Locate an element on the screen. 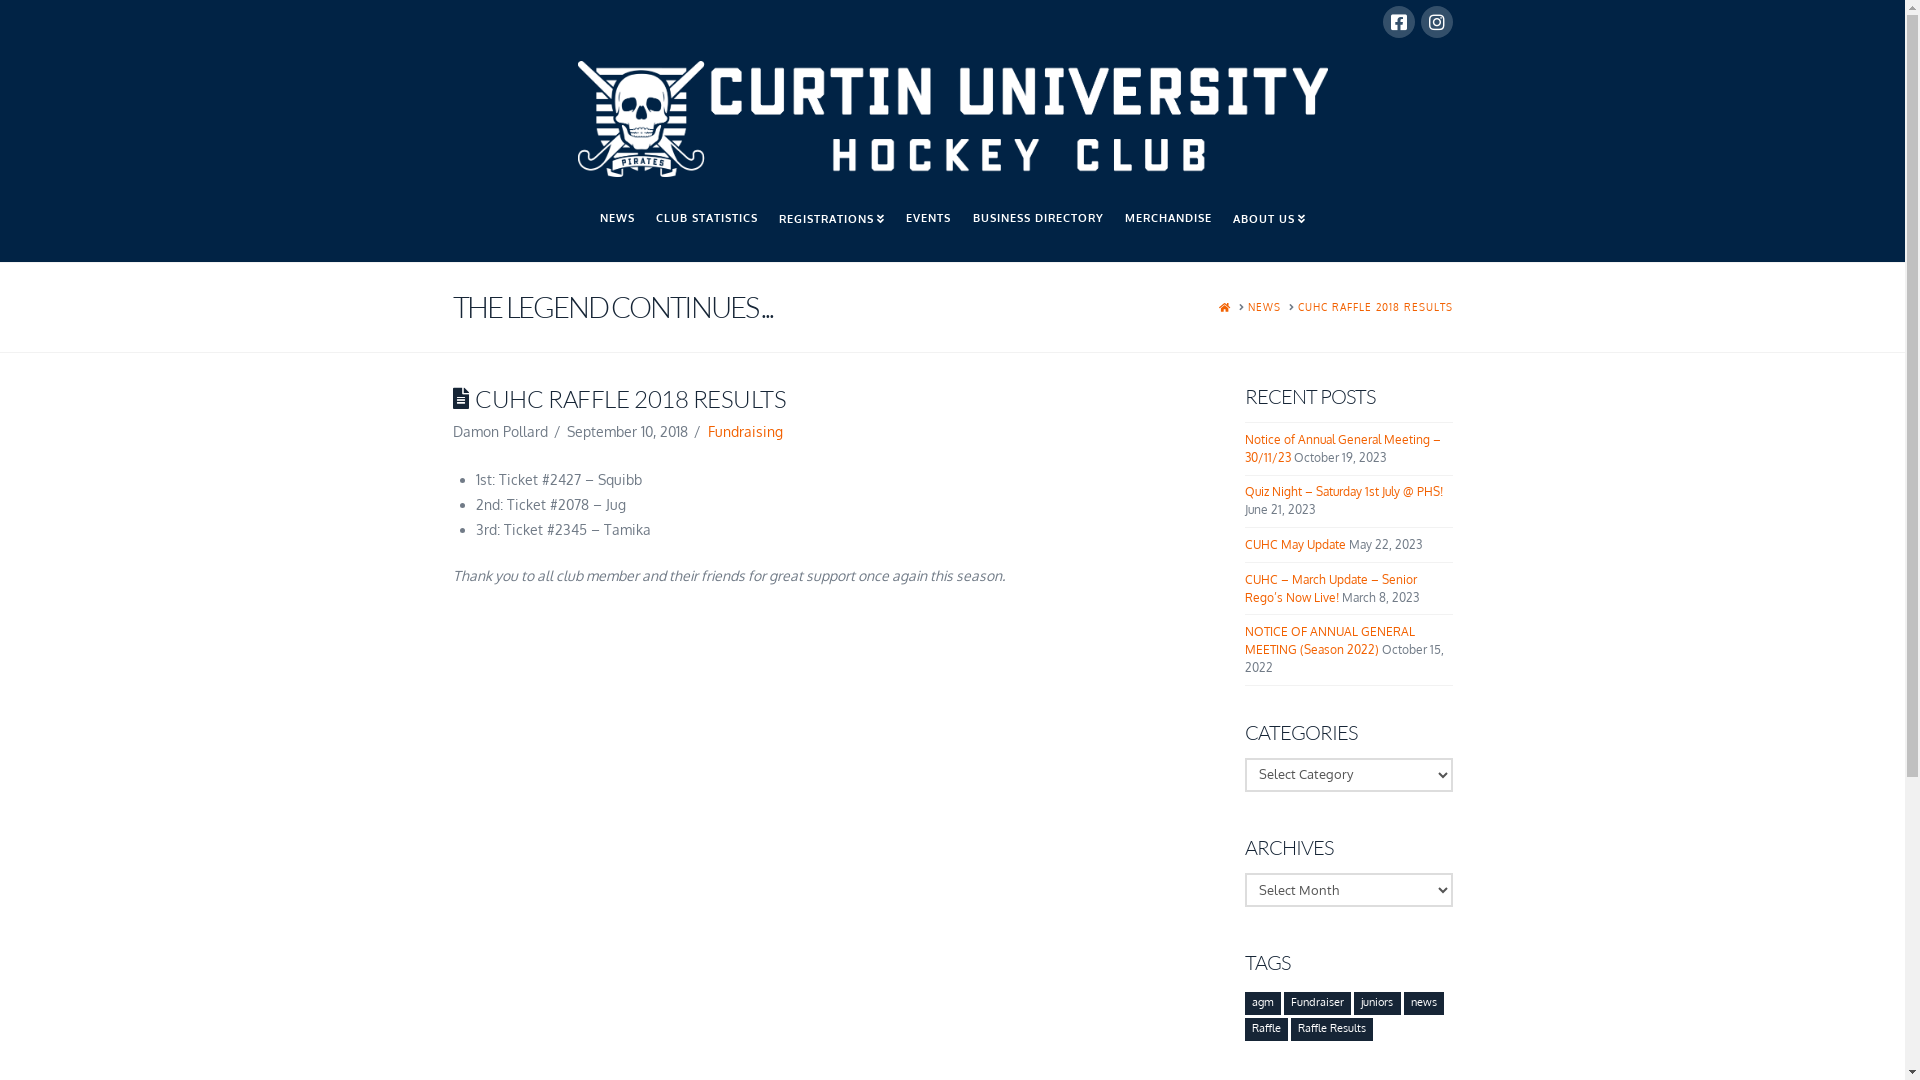 The image size is (1920, 1080). 'ABOUT US' is located at coordinates (1268, 226).